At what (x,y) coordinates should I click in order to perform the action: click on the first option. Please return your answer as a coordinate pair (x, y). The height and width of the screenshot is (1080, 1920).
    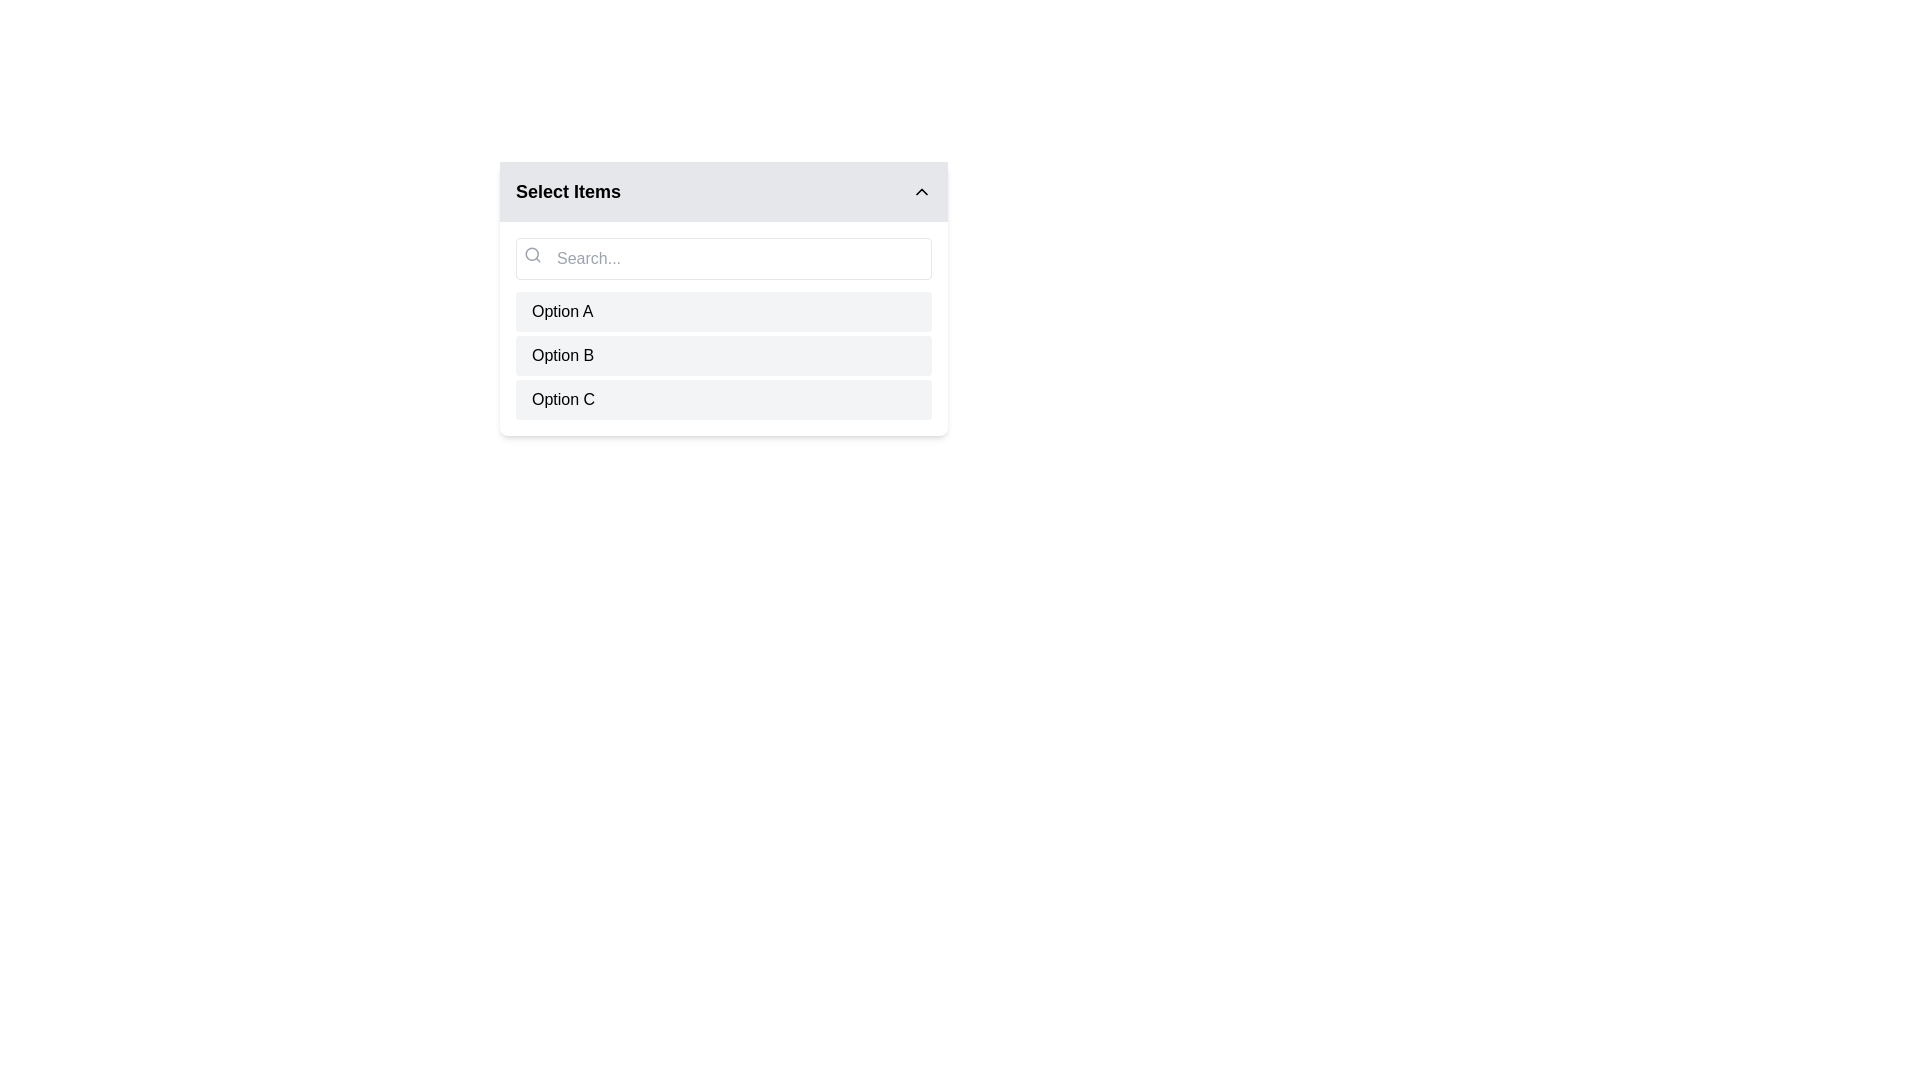
    Looking at the image, I should click on (723, 312).